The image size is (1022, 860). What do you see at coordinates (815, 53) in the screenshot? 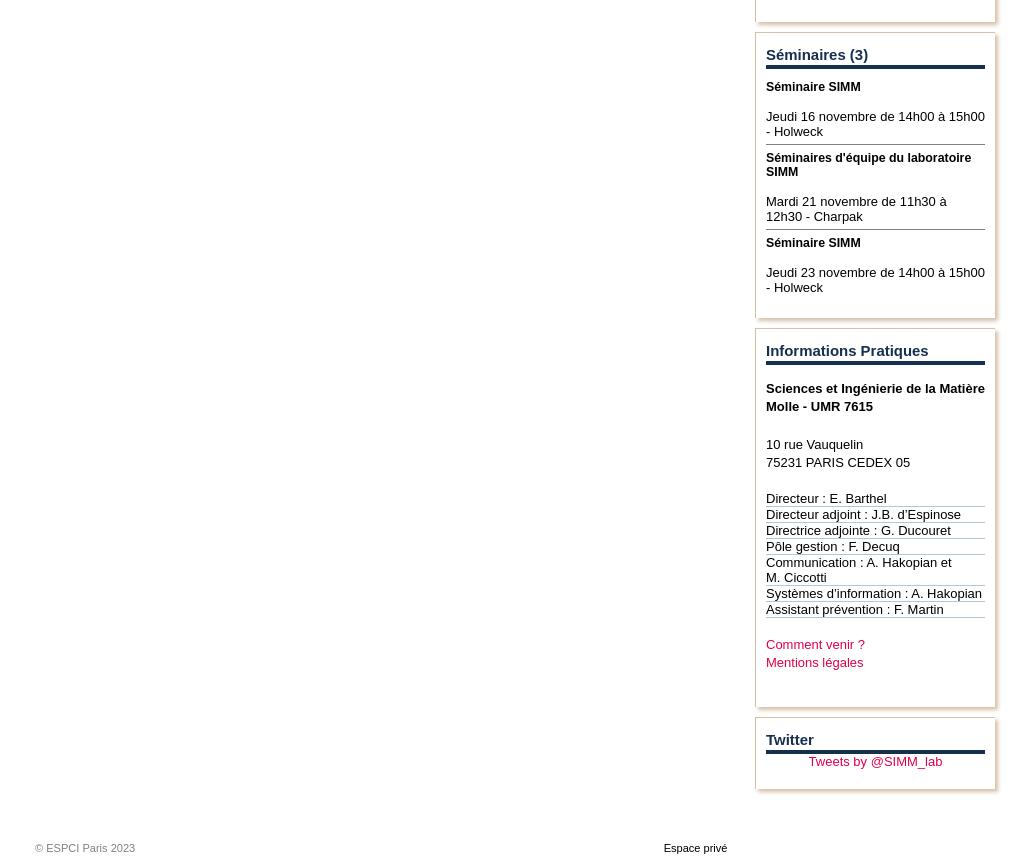
I see `'Séminaires (3)'` at bounding box center [815, 53].